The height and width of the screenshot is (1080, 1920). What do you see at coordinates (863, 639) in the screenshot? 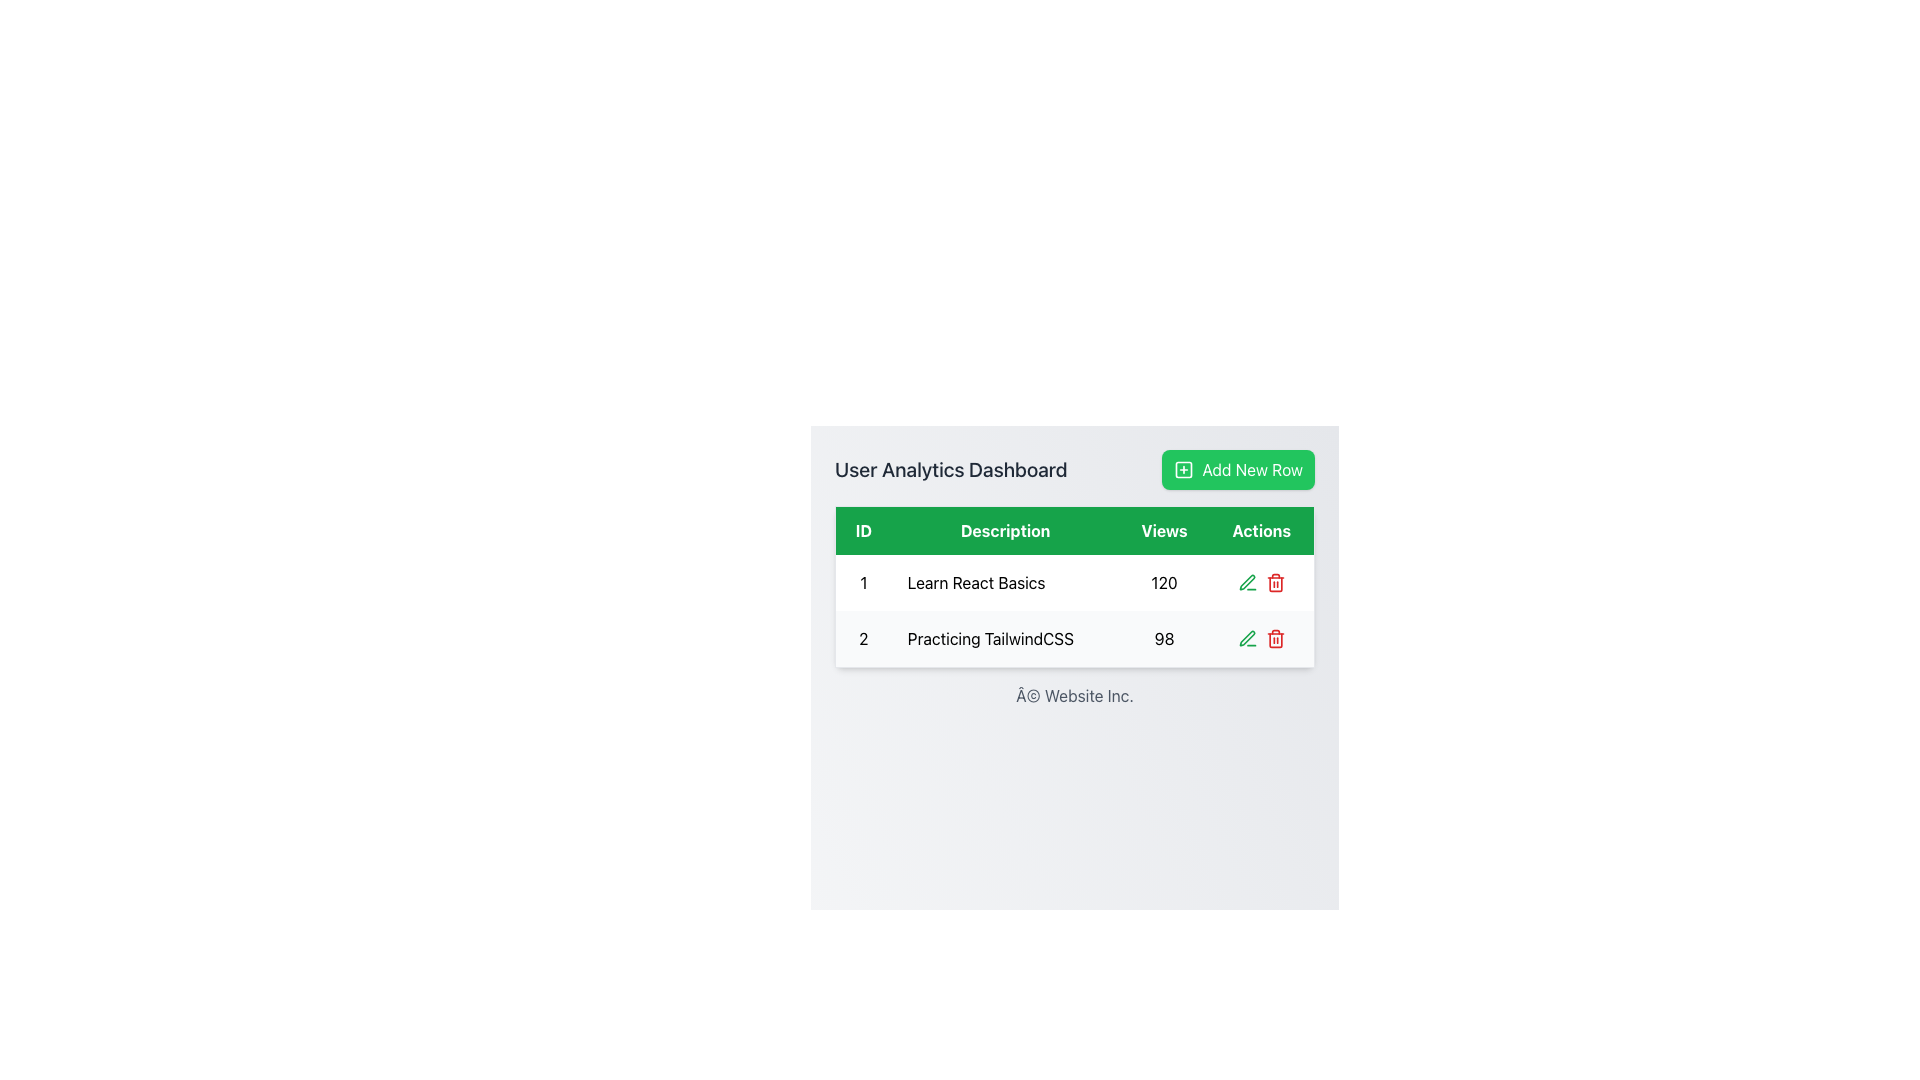
I see `the Text Display element that shows the unique identifier '2' in the first cell of the second row under the 'ID' column of the data table` at bounding box center [863, 639].